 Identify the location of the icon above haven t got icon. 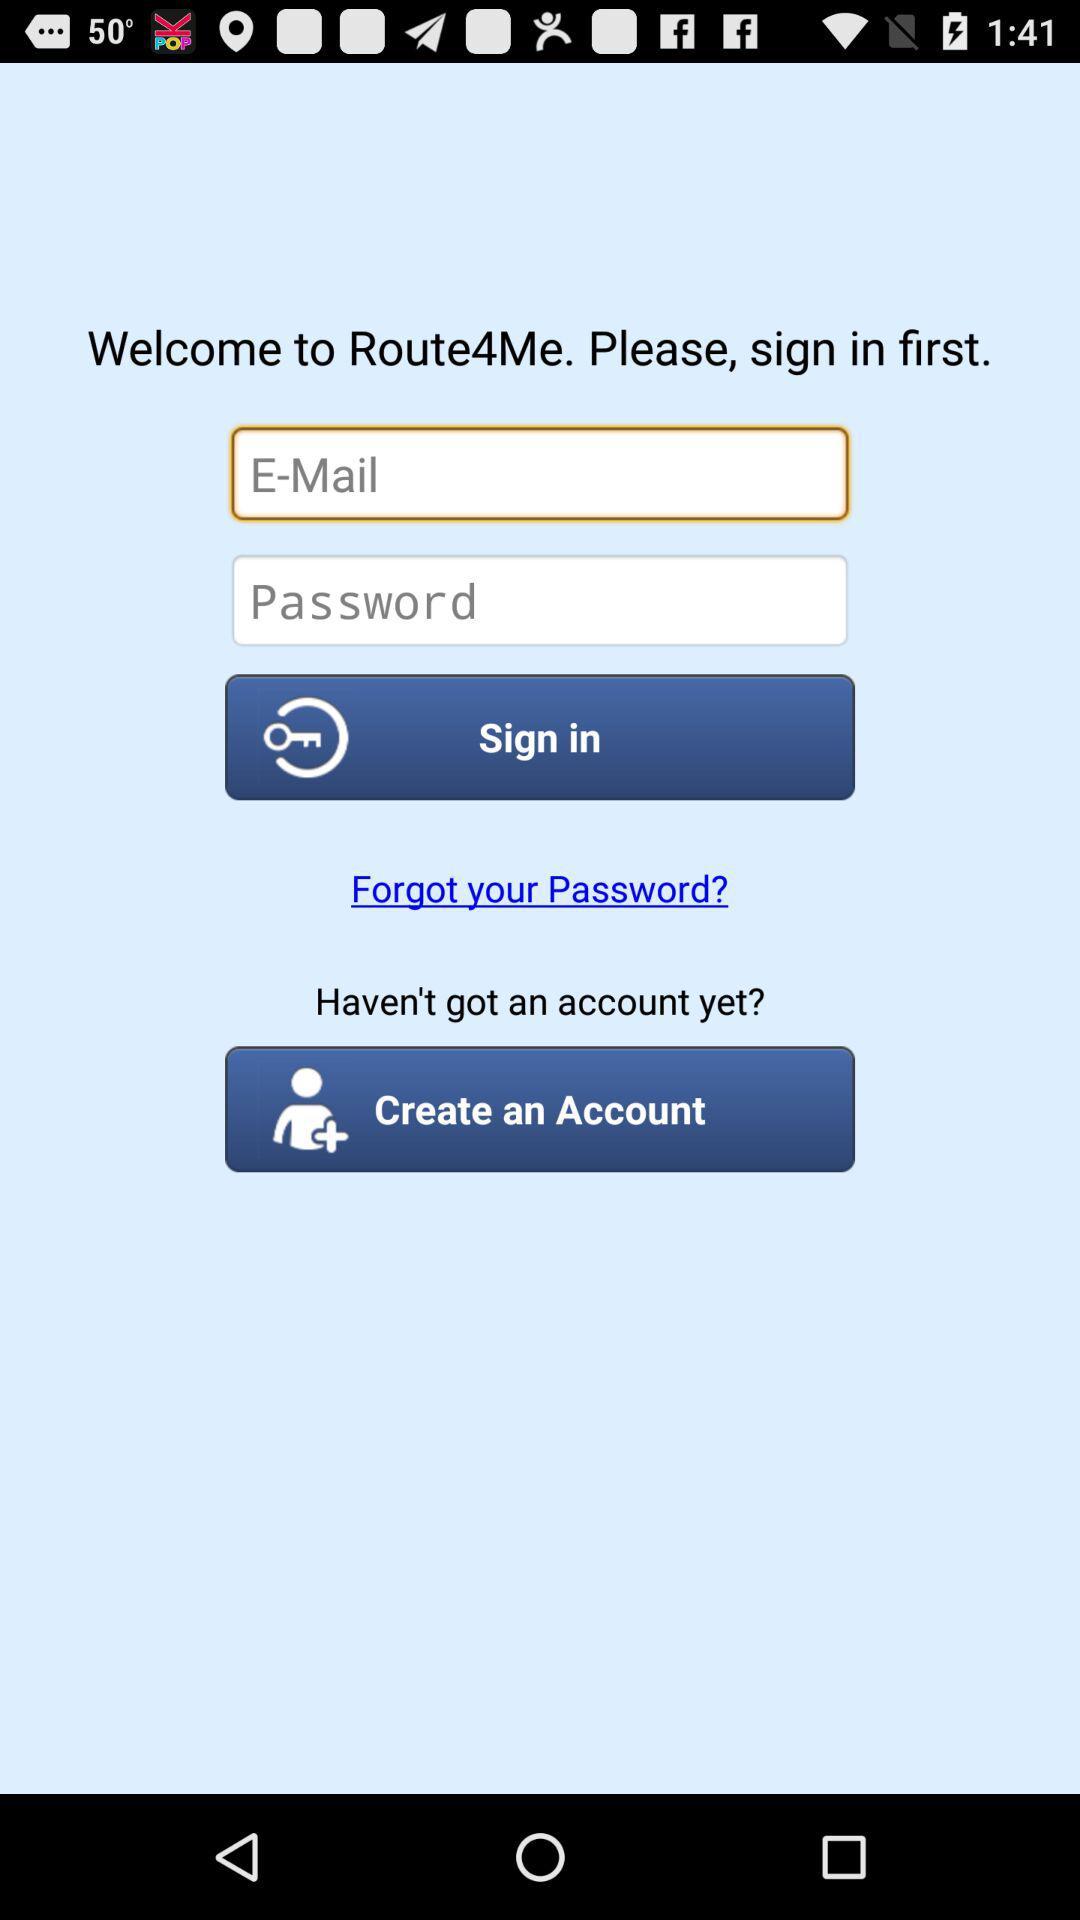
(538, 887).